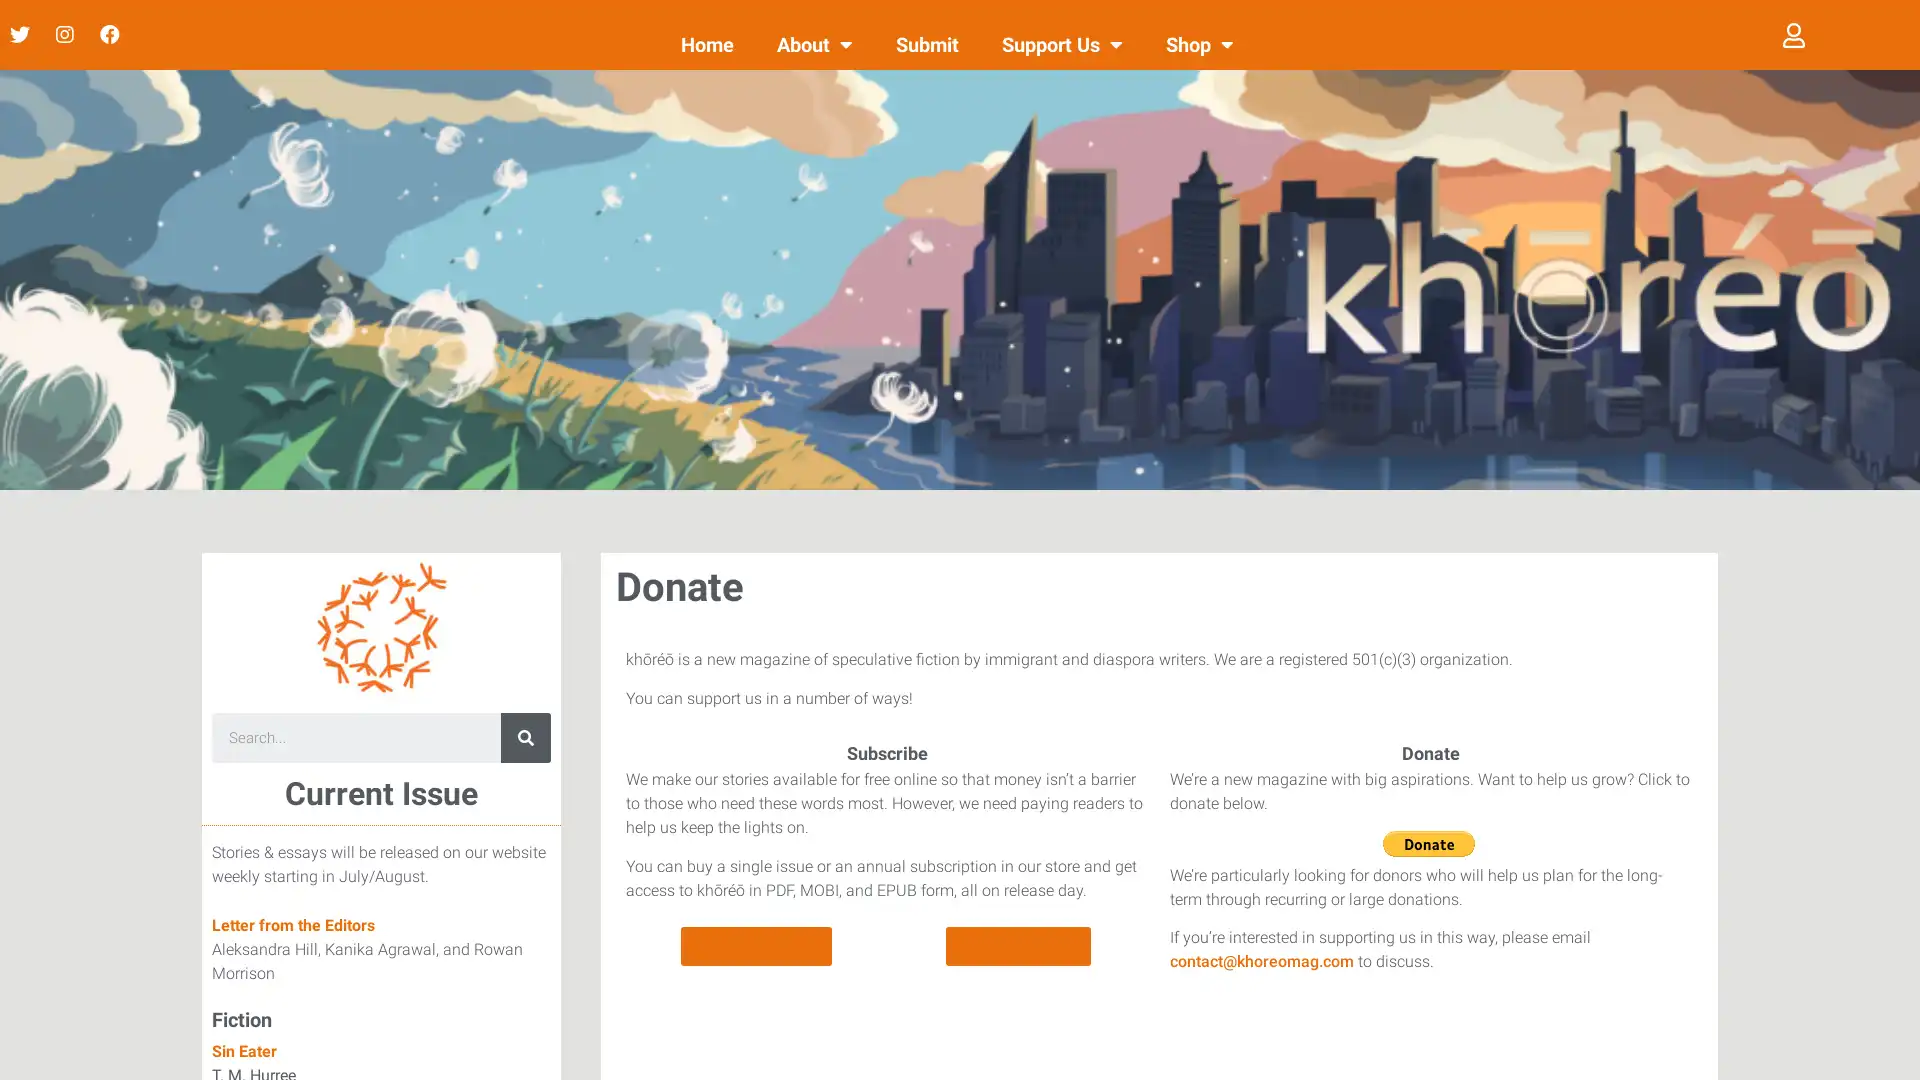 The height and width of the screenshot is (1080, 1920). Describe the element at coordinates (526, 737) in the screenshot. I see `Search` at that location.